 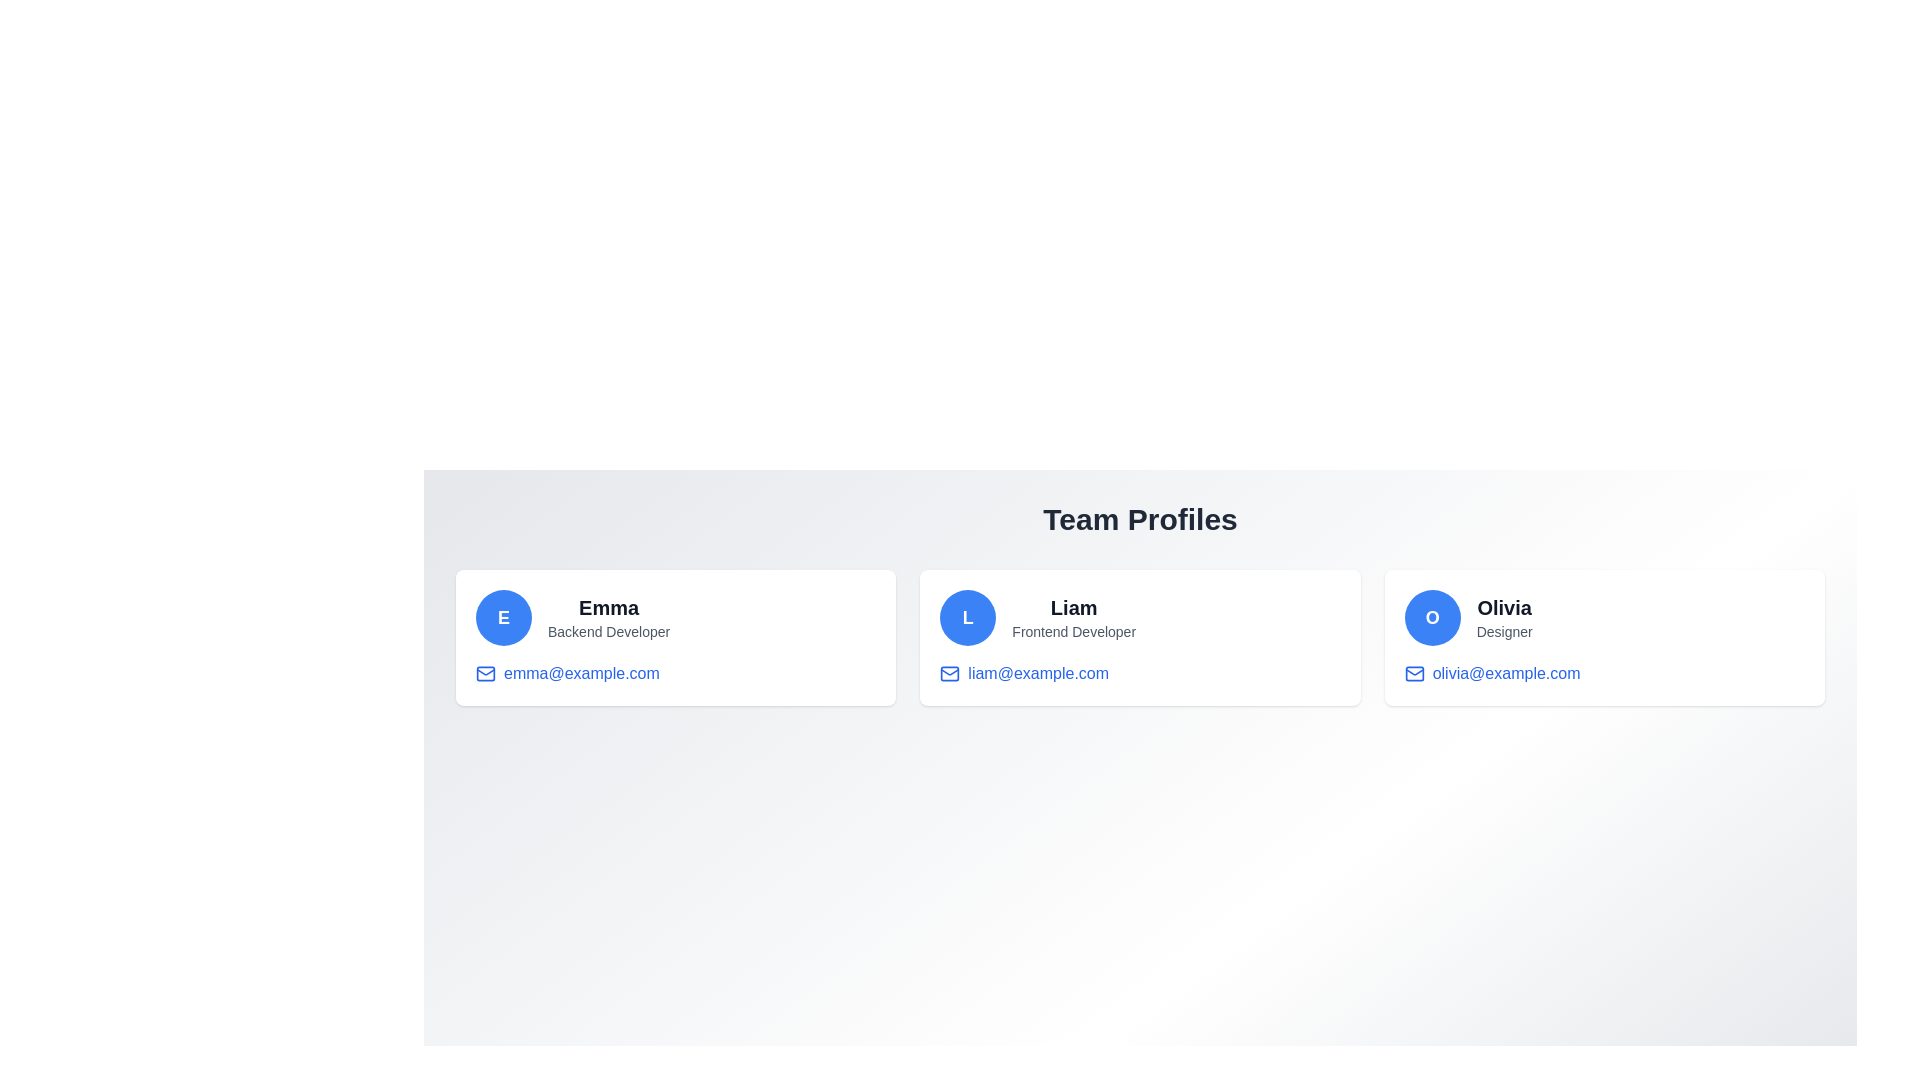 I want to click on the email address 'emma@example.com' in blue font located below the name 'Emma - Backend Developer' in the leftmost profile card of the 'Team Profiles' section to copy it, so click(x=580, y=674).